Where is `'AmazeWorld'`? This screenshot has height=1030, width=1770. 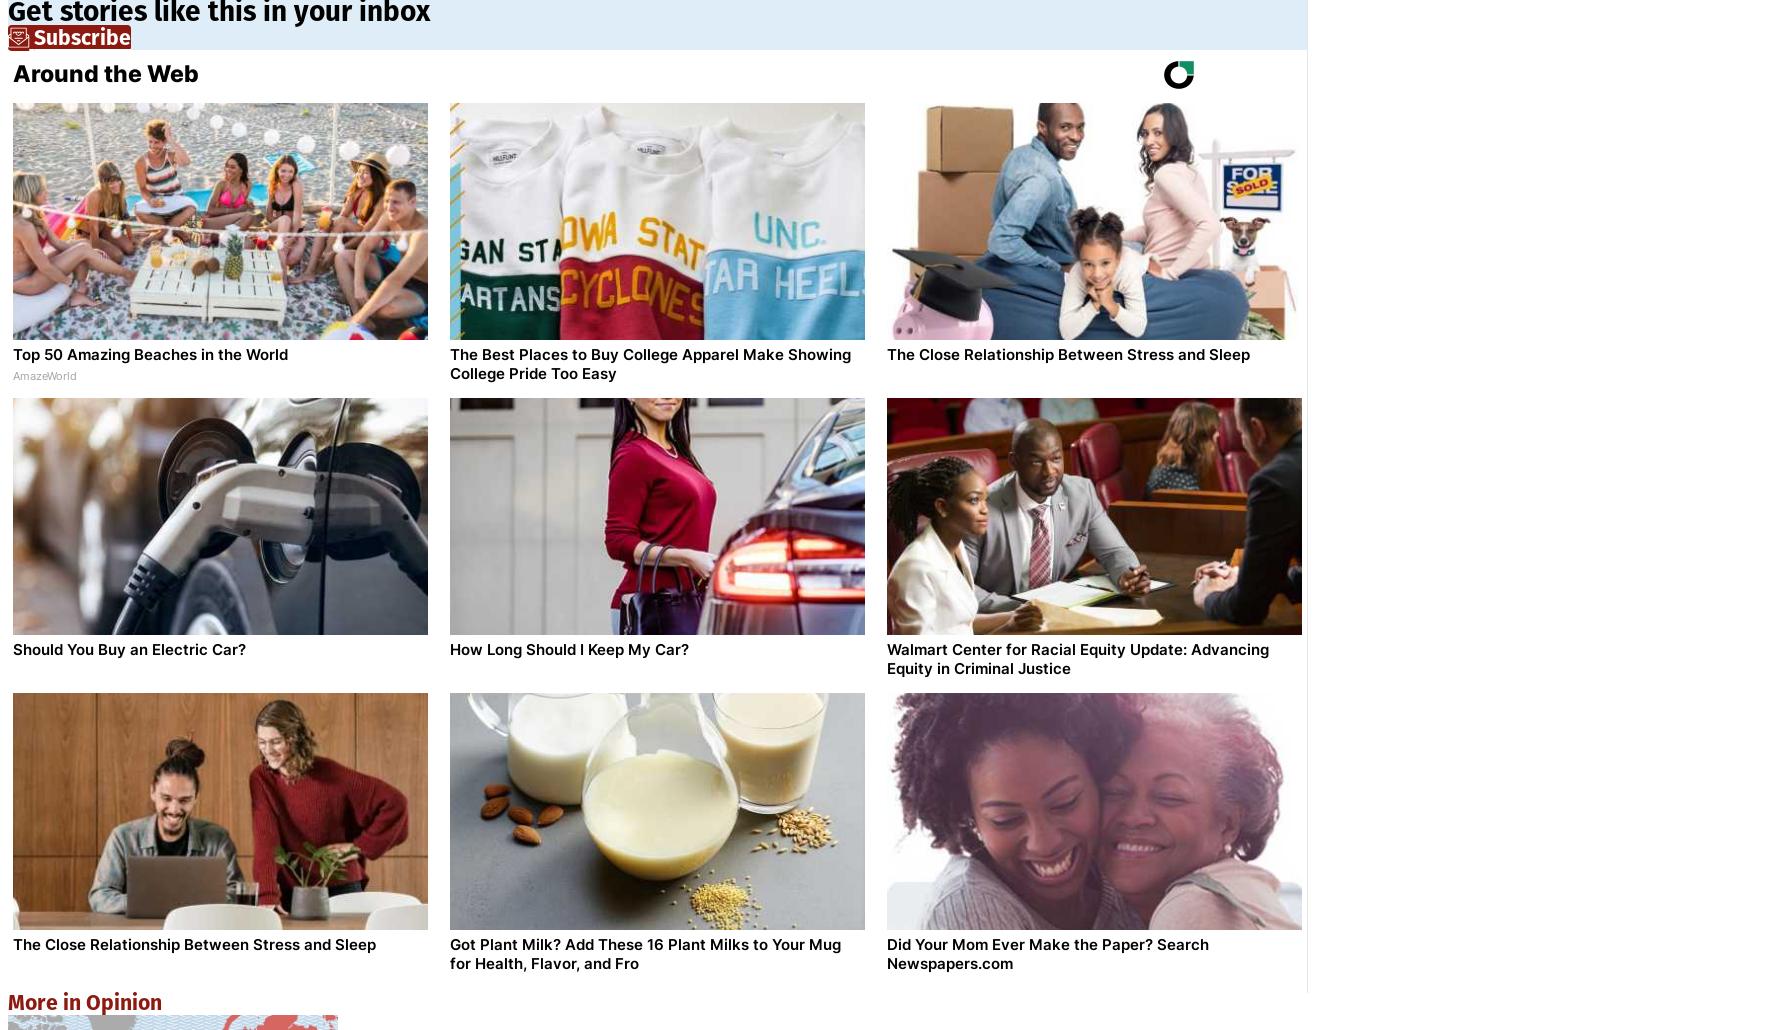 'AmazeWorld' is located at coordinates (43, 375).